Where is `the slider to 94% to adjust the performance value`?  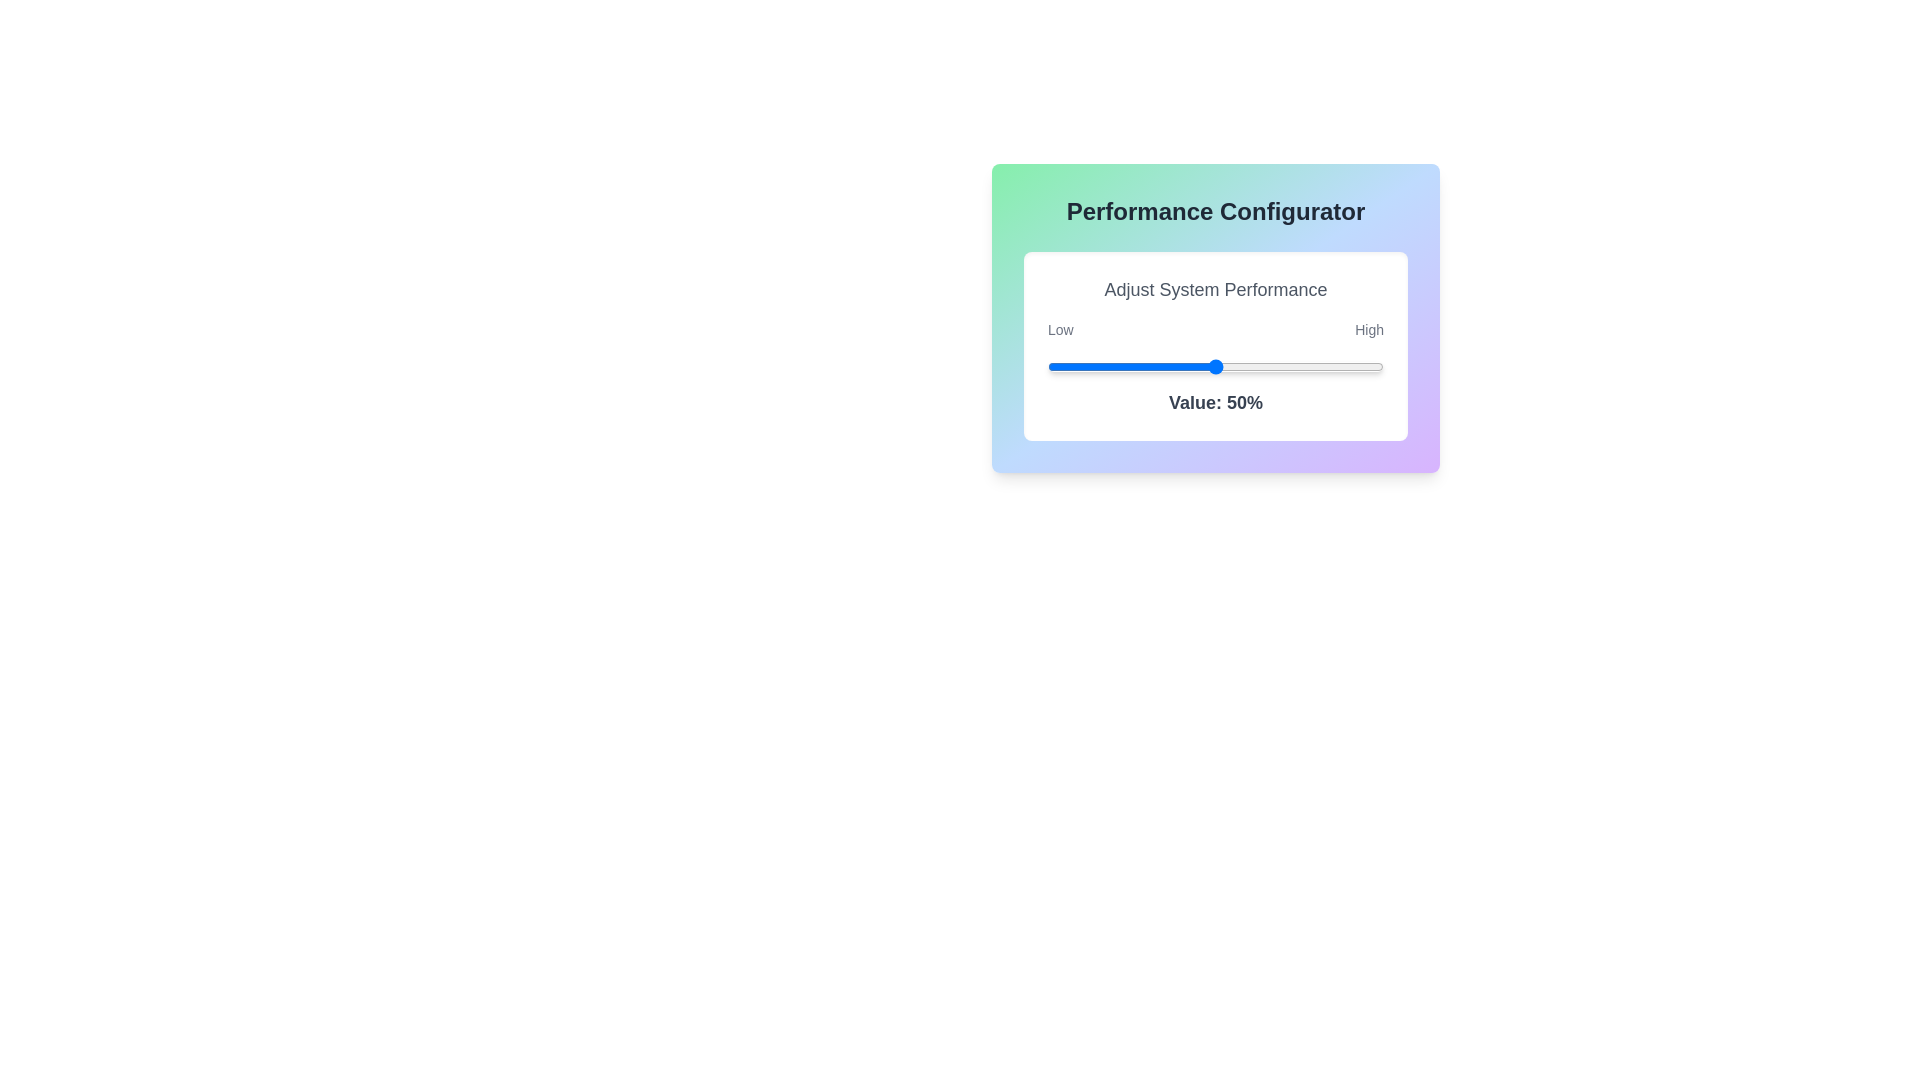
the slider to 94% to adjust the performance value is located at coordinates (1362, 366).